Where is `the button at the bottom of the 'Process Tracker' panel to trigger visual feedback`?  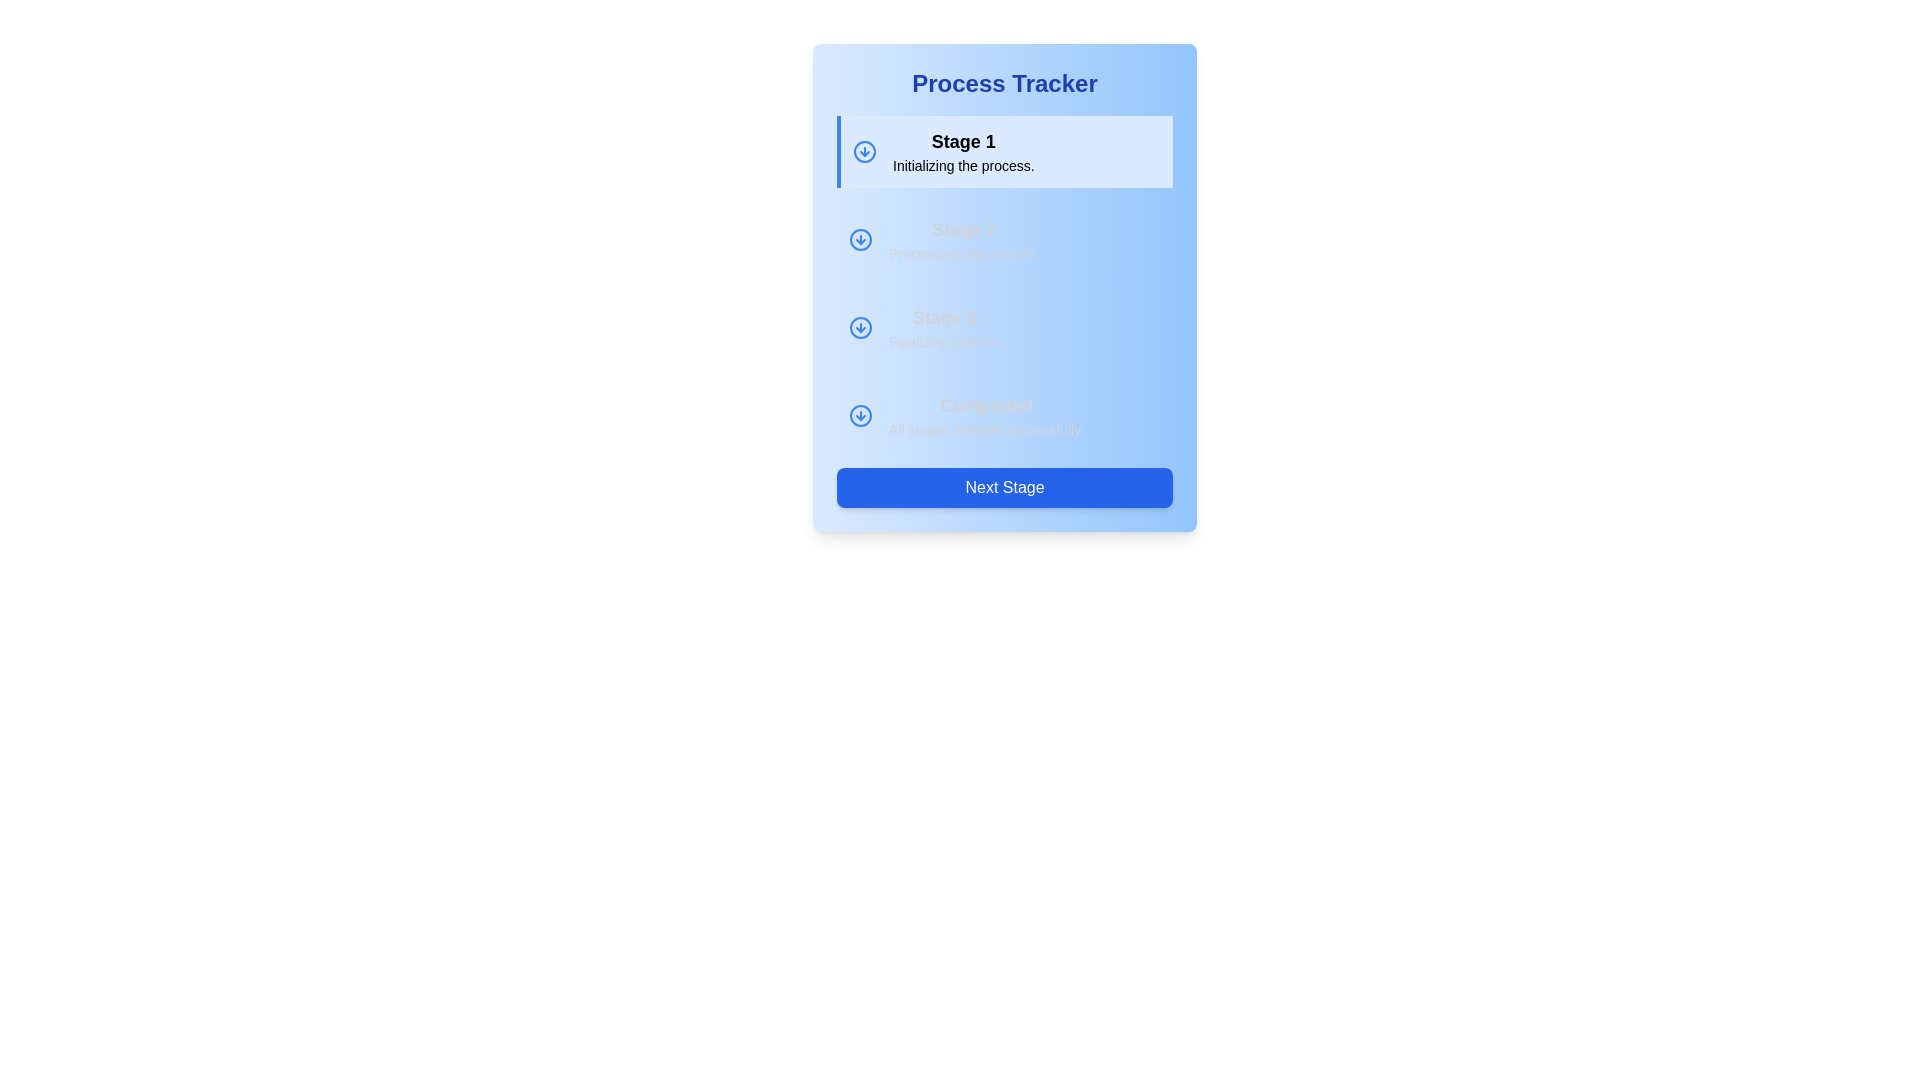 the button at the bottom of the 'Process Tracker' panel to trigger visual feedback is located at coordinates (1004, 488).